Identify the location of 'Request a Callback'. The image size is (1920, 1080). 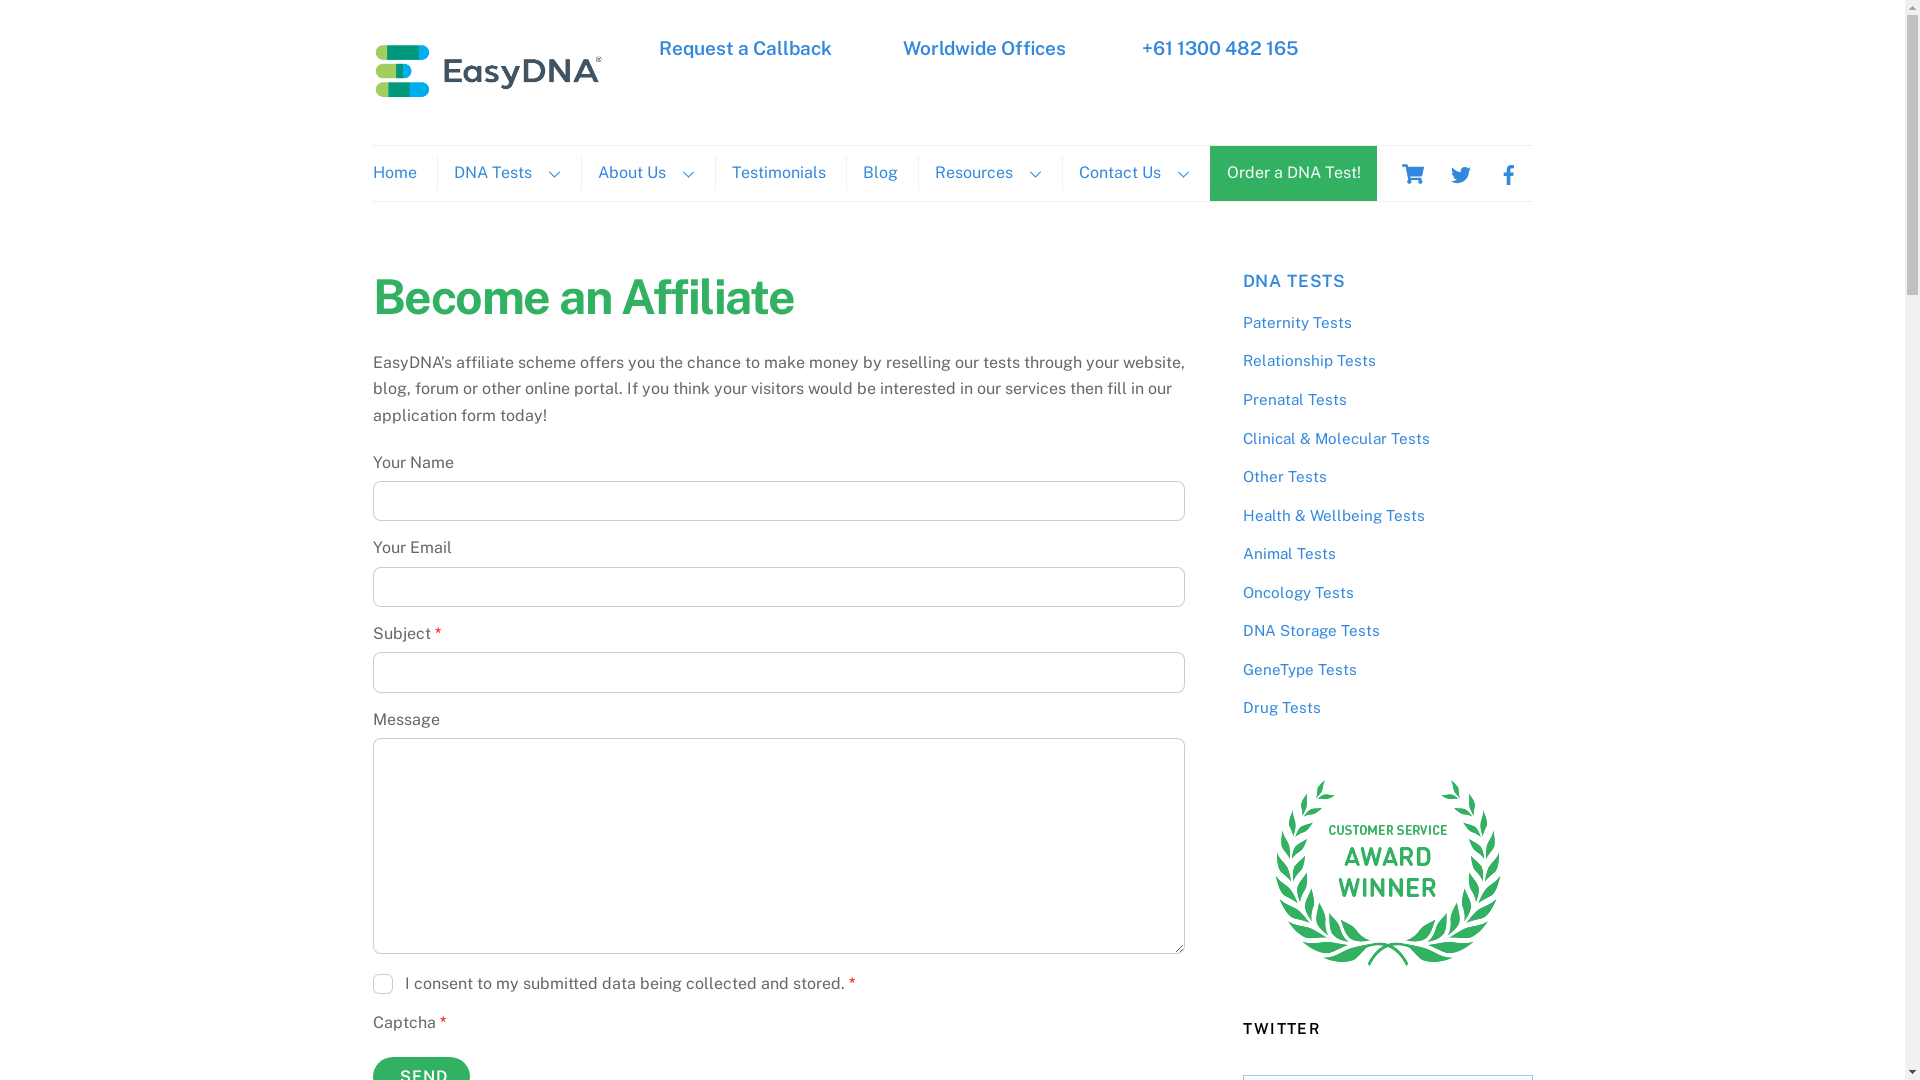
(744, 46).